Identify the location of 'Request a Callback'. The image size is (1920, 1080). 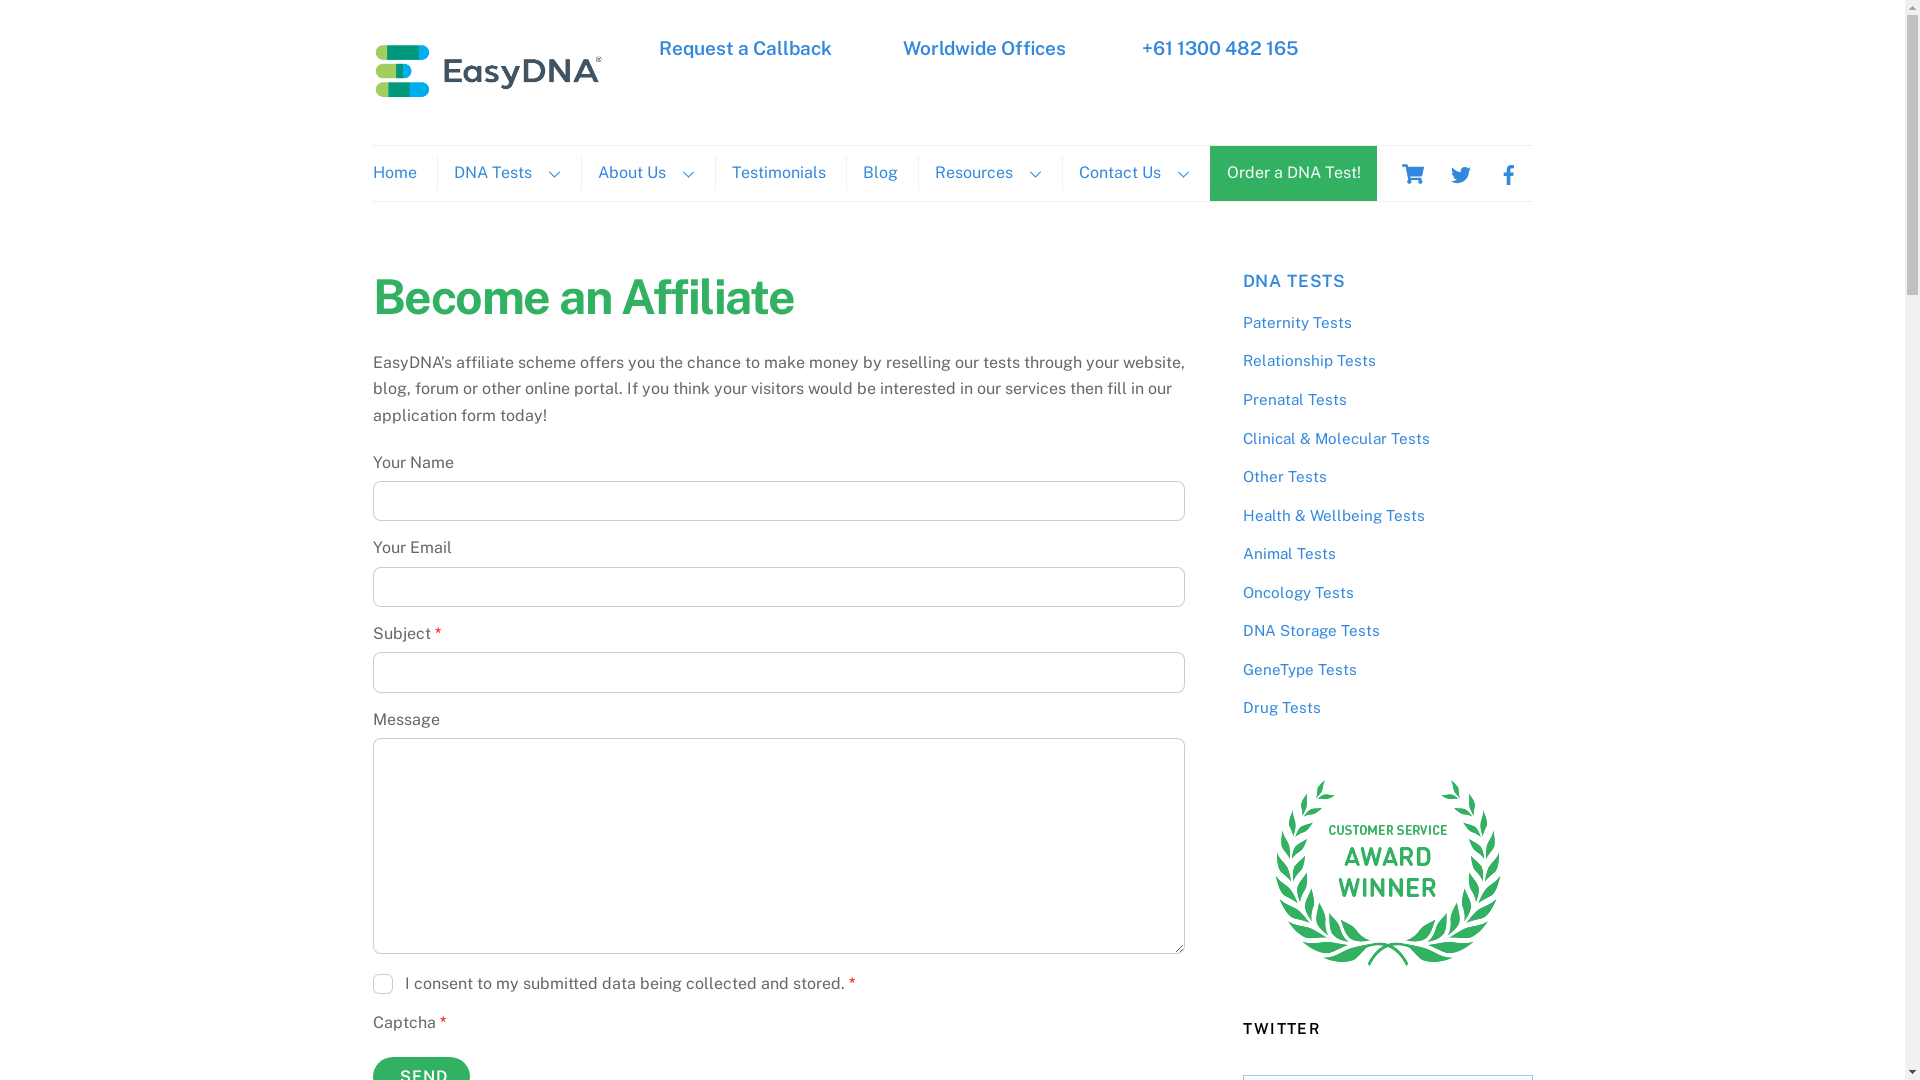
(744, 46).